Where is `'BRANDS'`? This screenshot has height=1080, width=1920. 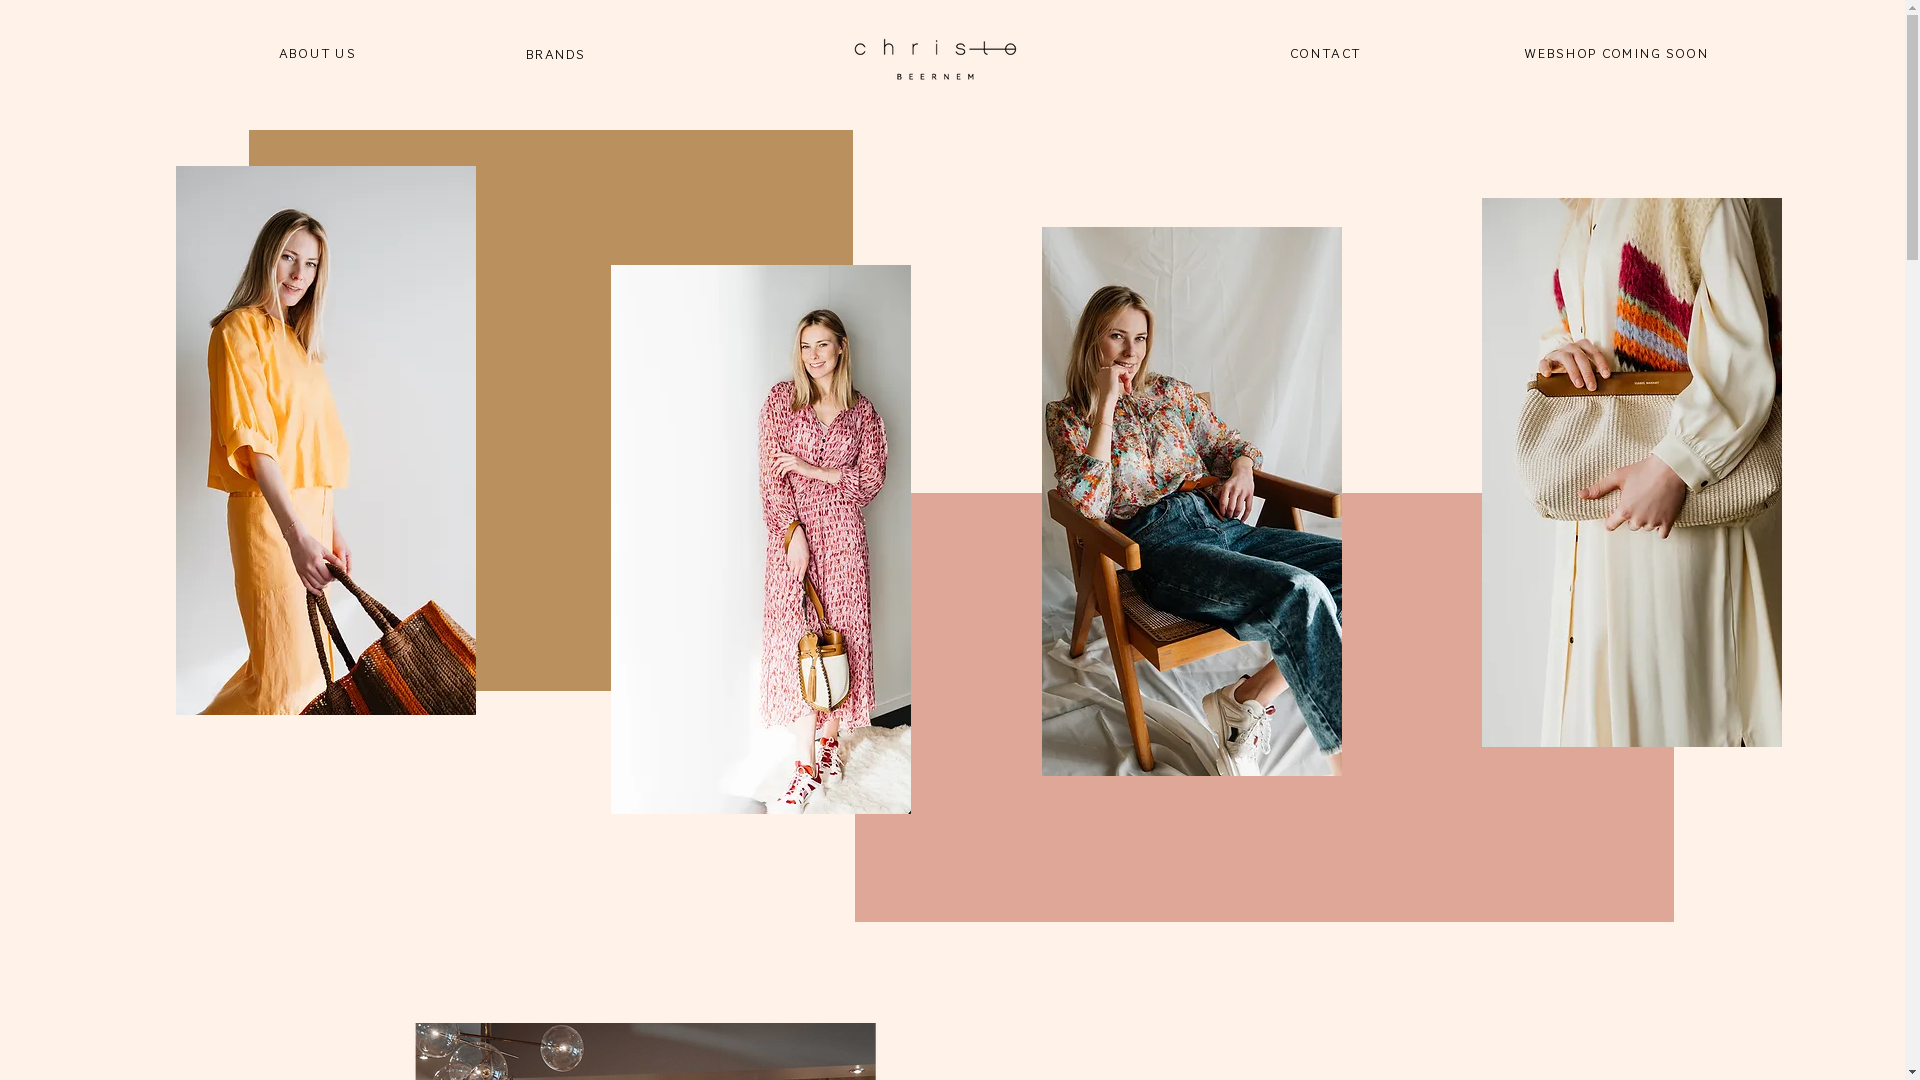 'BRANDS' is located at coordinates (557, 53).